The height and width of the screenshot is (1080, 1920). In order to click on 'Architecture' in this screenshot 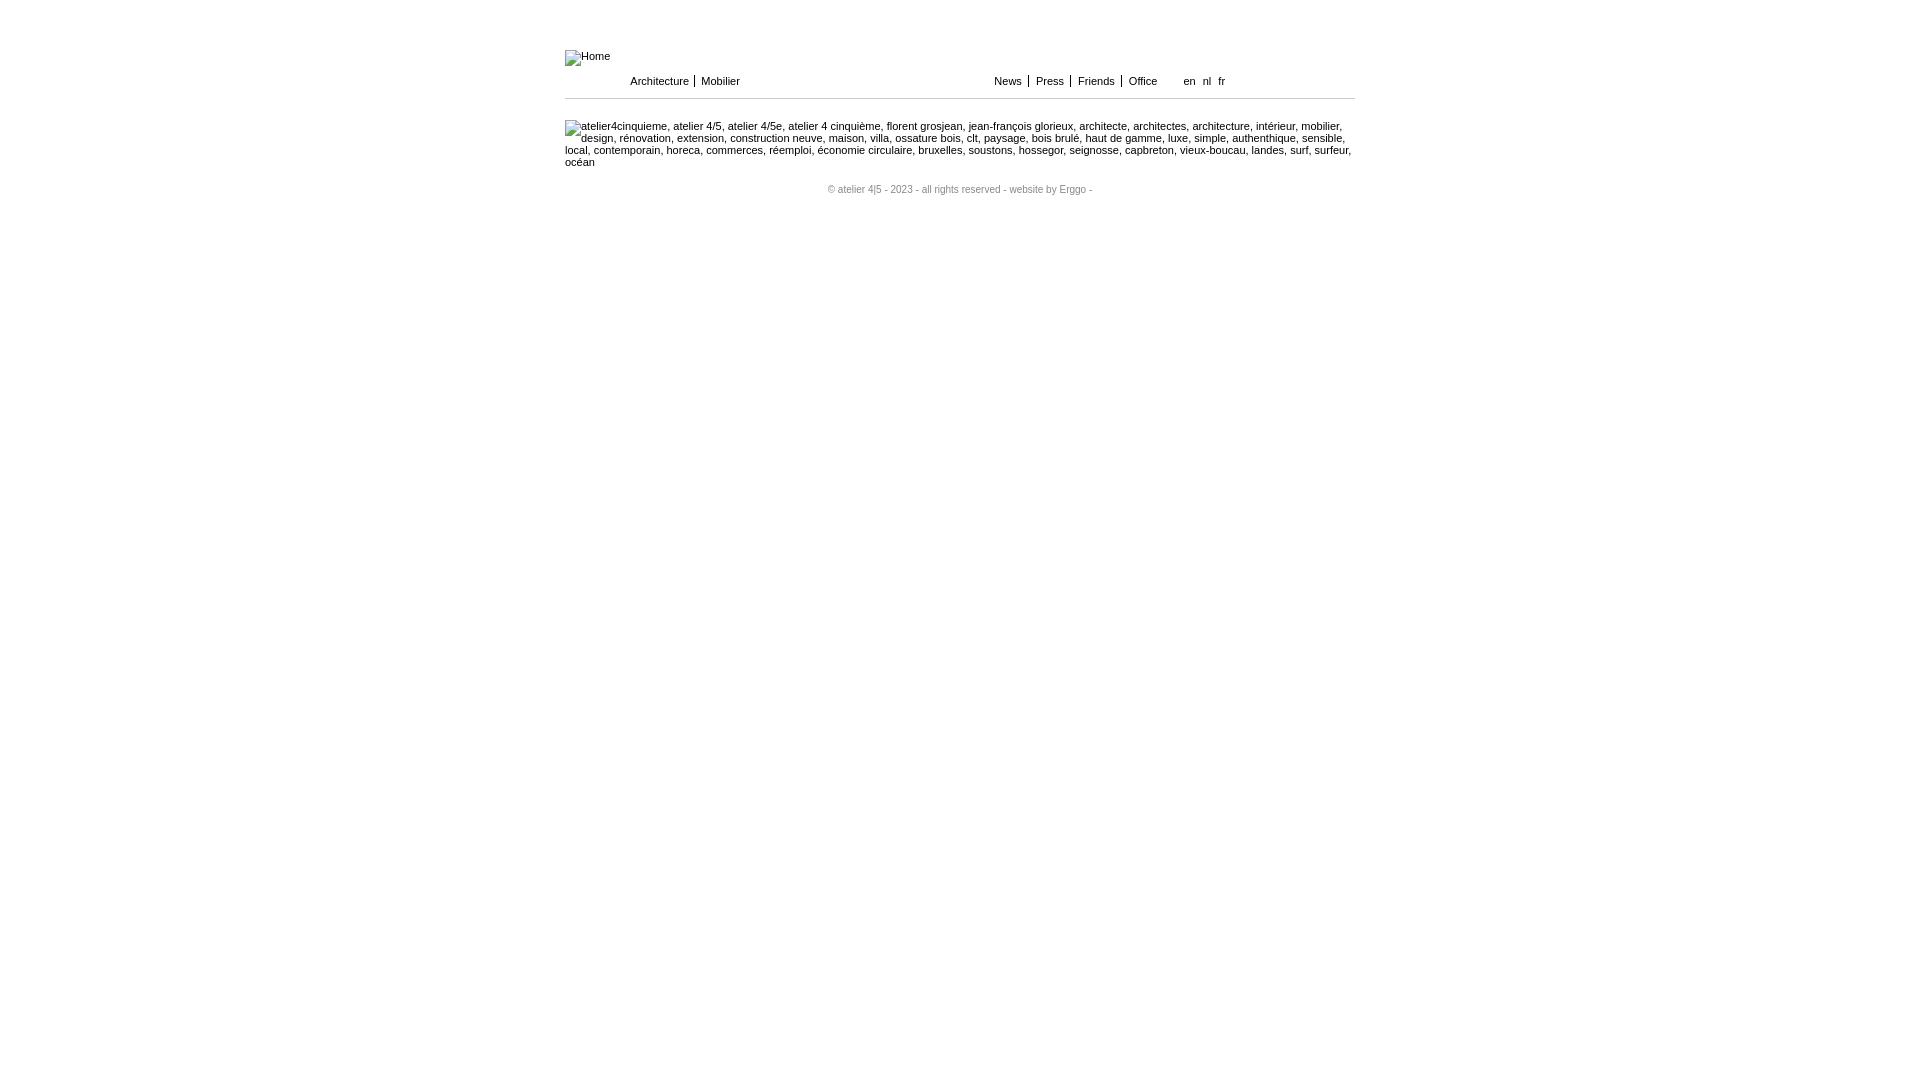, I will do `click(660, 80)`.